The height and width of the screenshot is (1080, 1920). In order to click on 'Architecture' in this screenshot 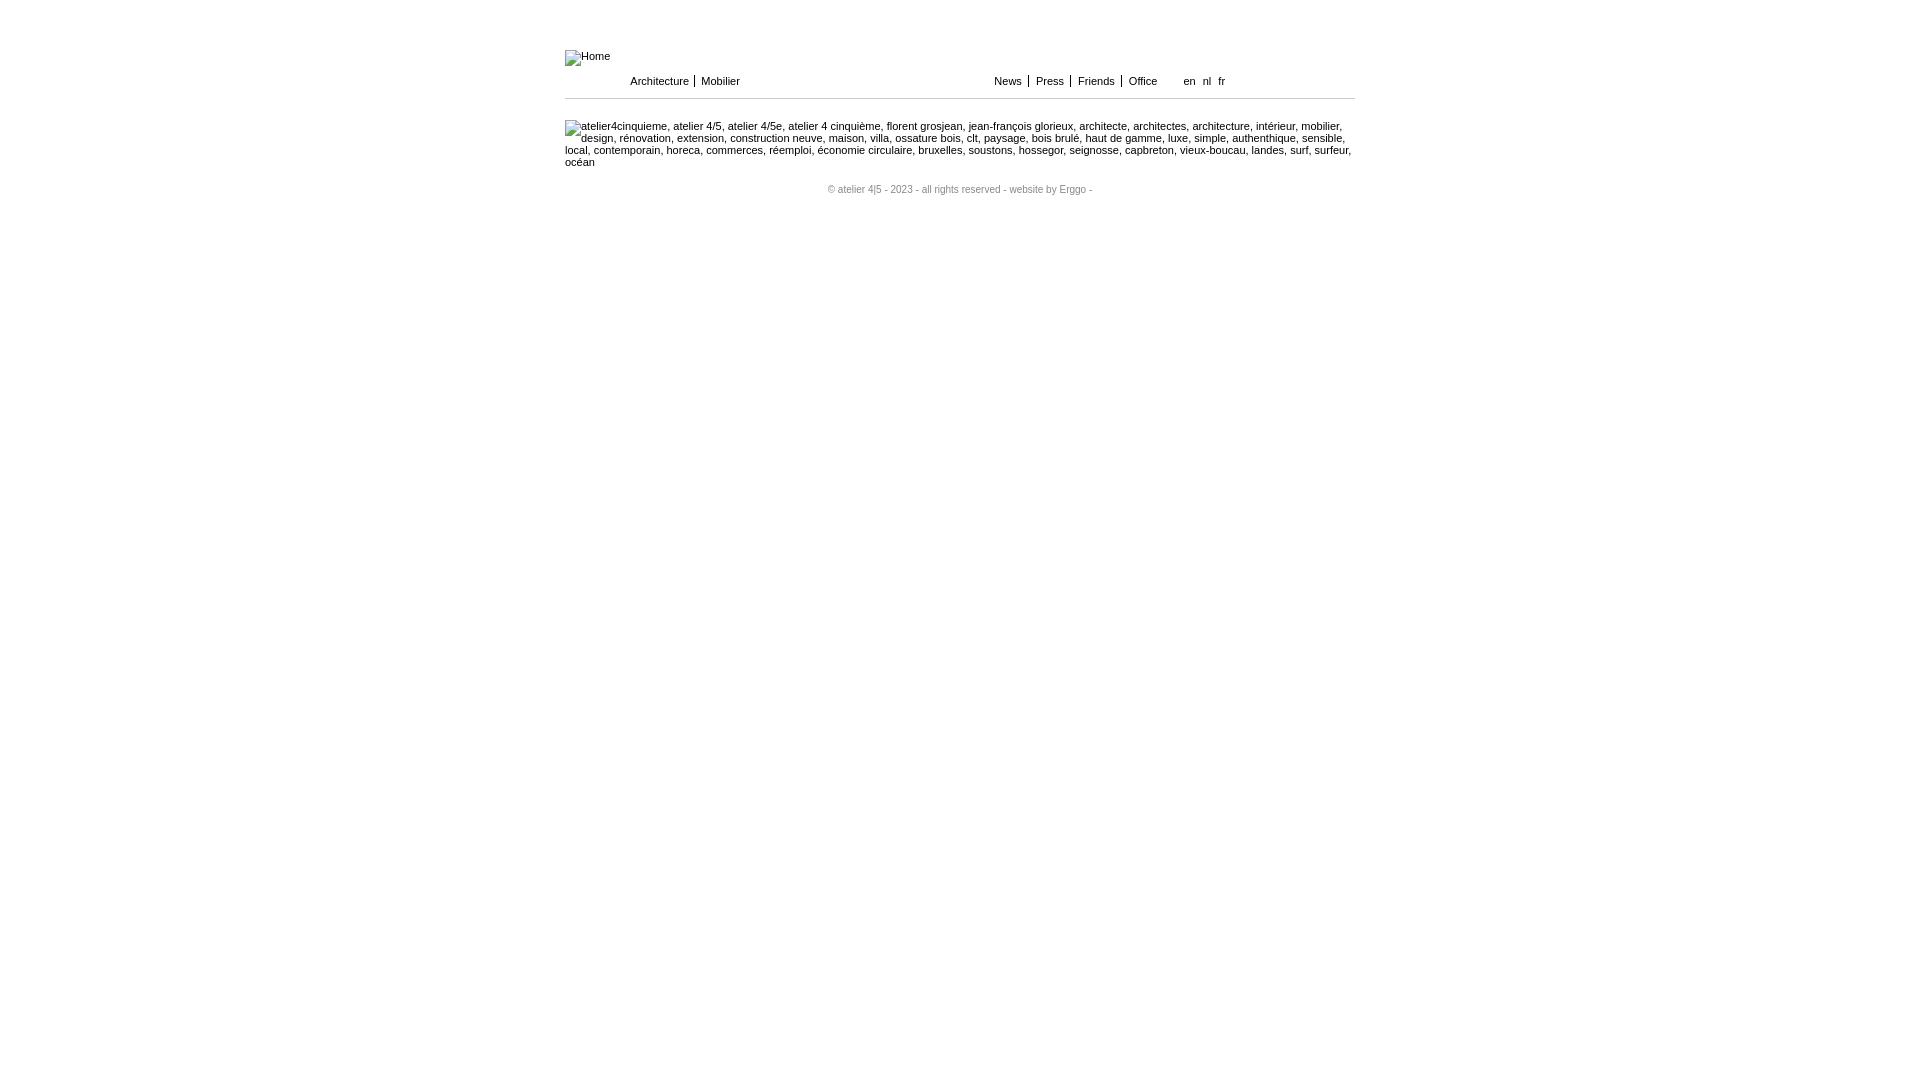, I will do `click(660, 80)`.